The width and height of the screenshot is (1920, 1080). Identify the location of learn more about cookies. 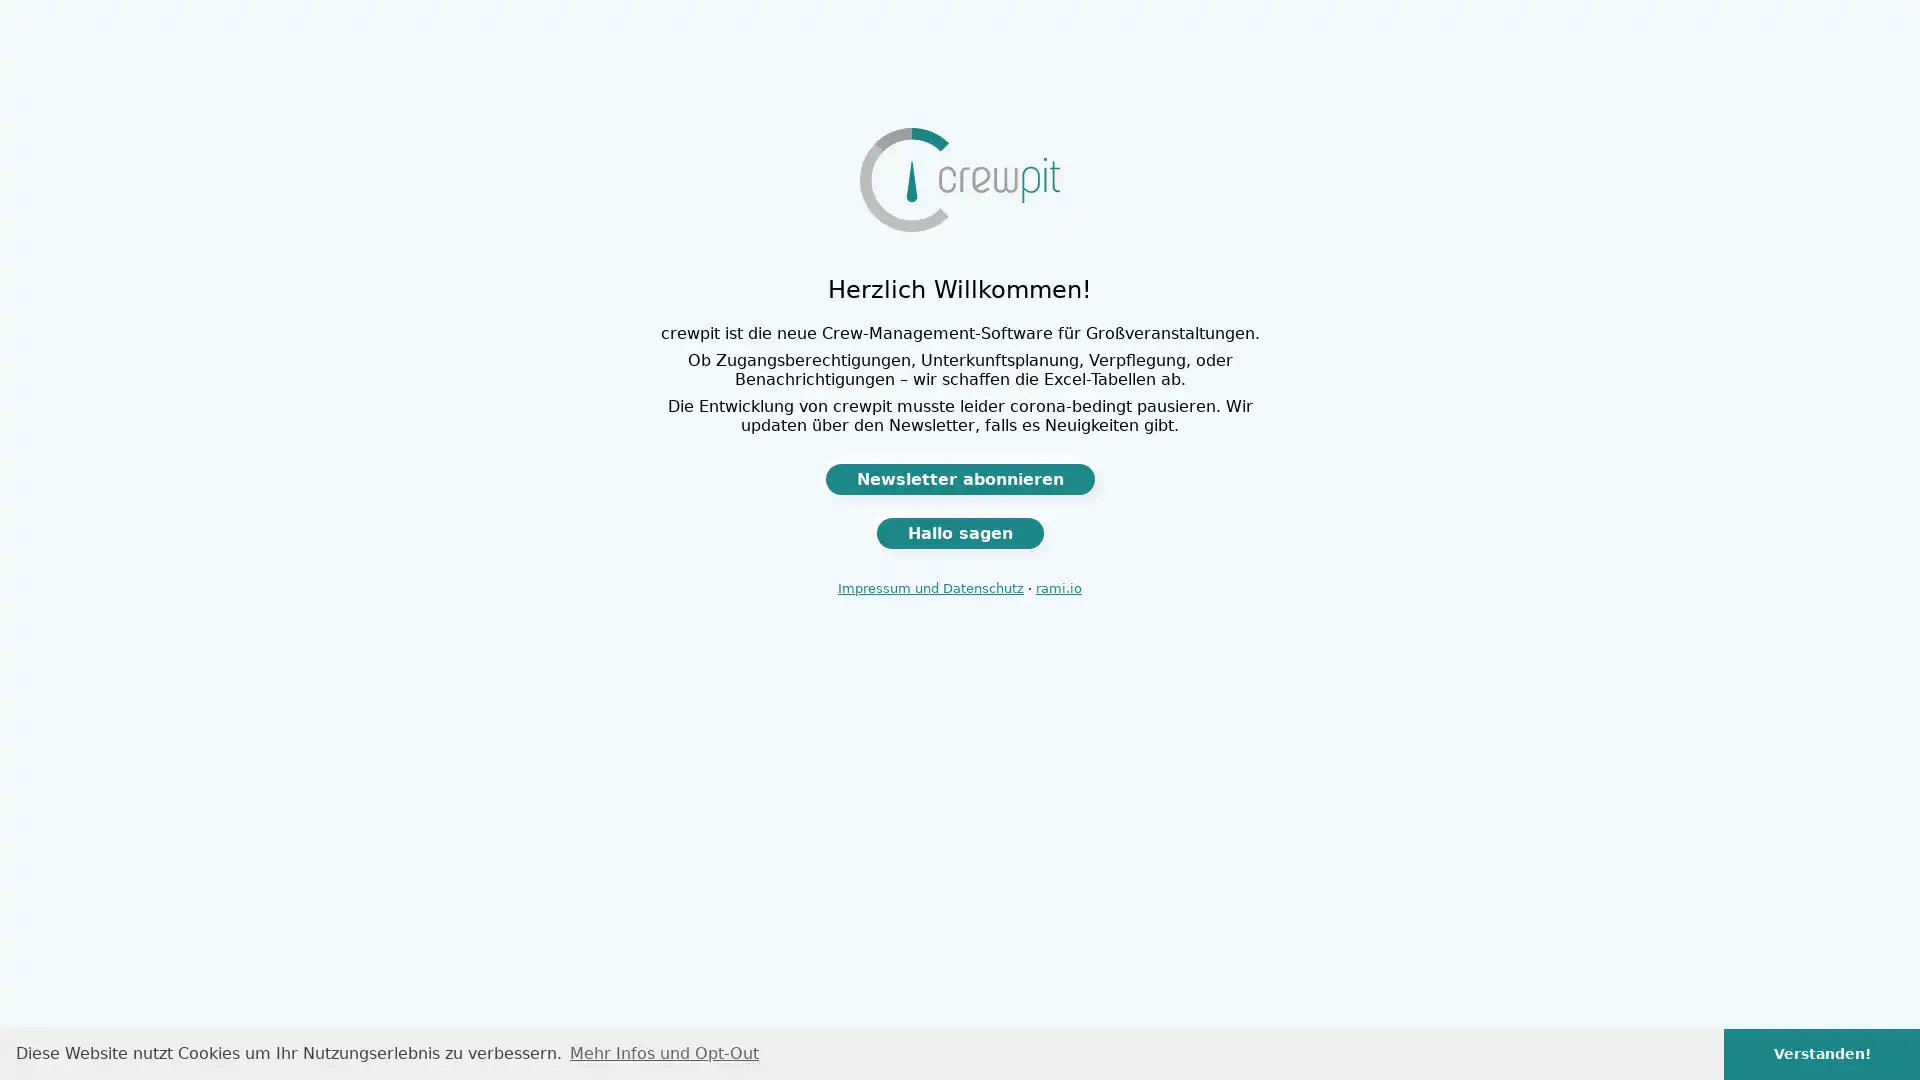
(664, 1052).